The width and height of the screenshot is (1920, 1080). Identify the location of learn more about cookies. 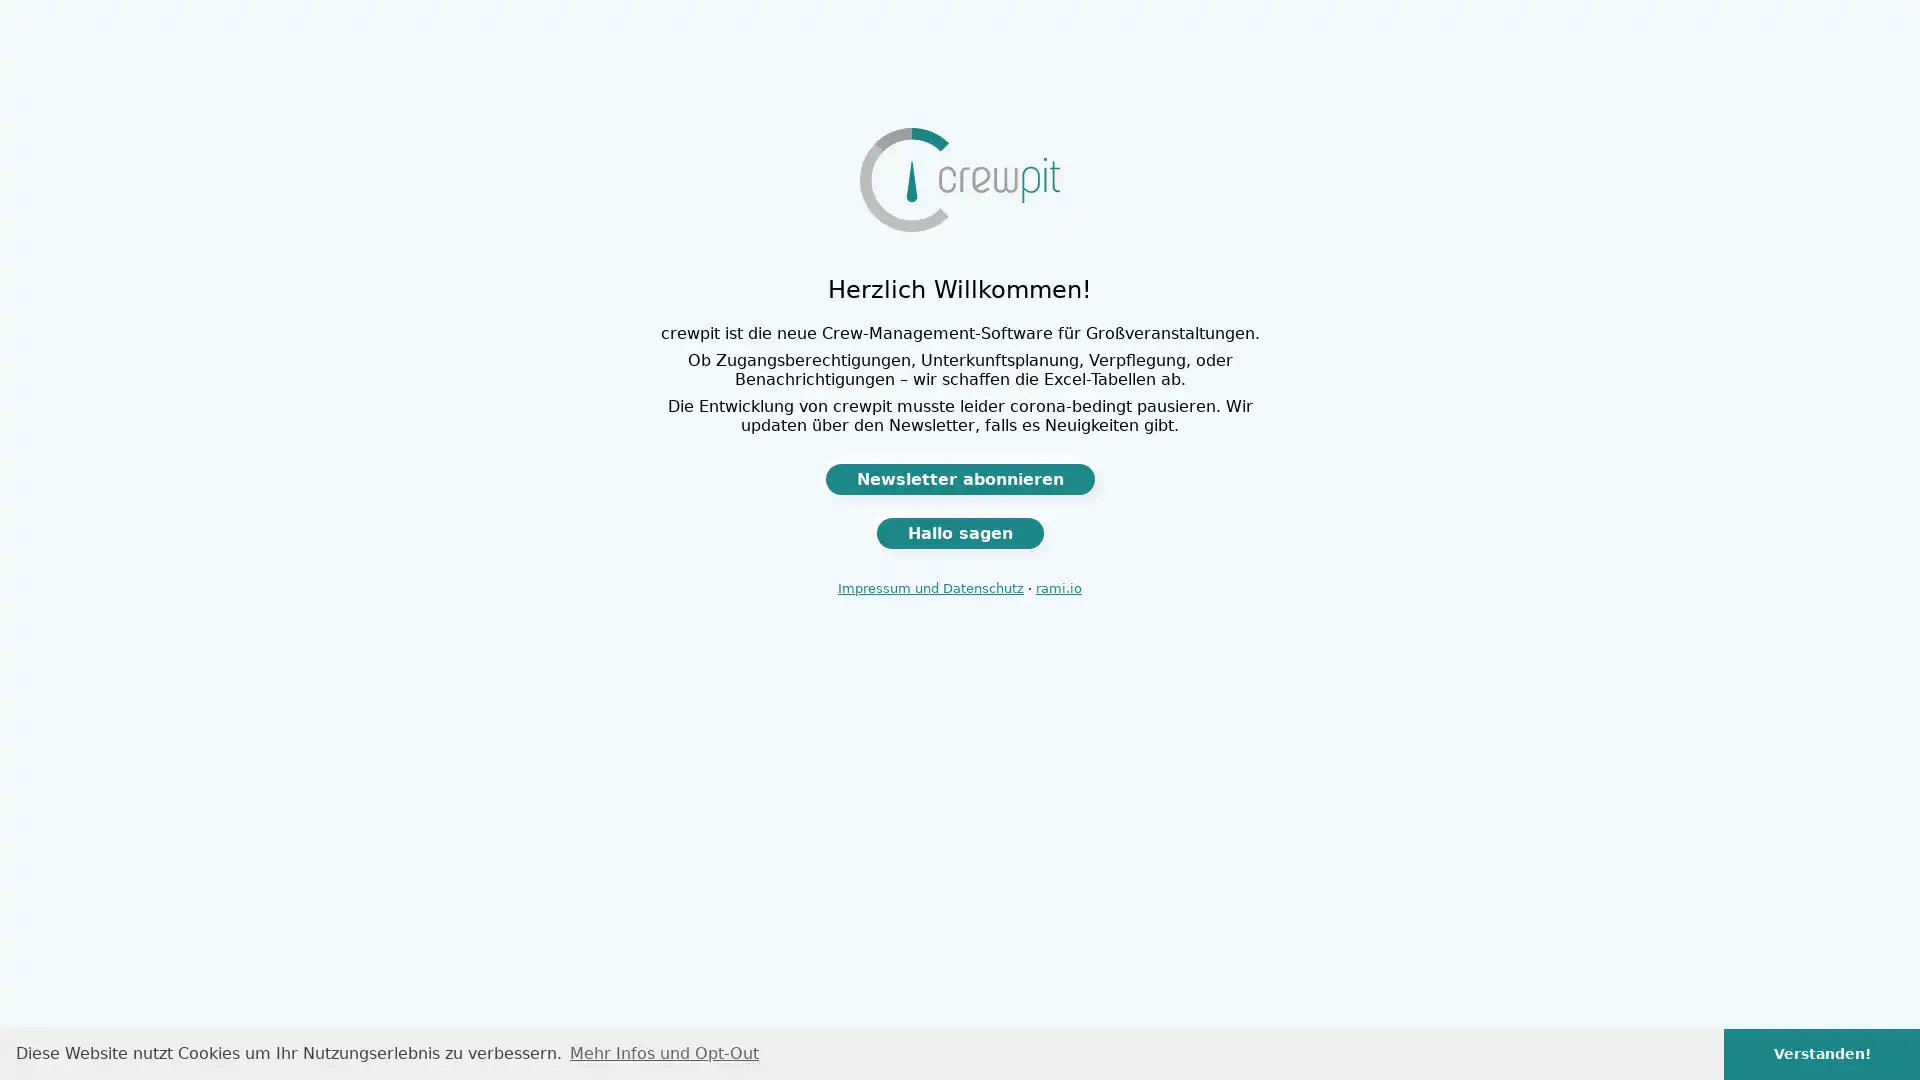
(664, 1052).